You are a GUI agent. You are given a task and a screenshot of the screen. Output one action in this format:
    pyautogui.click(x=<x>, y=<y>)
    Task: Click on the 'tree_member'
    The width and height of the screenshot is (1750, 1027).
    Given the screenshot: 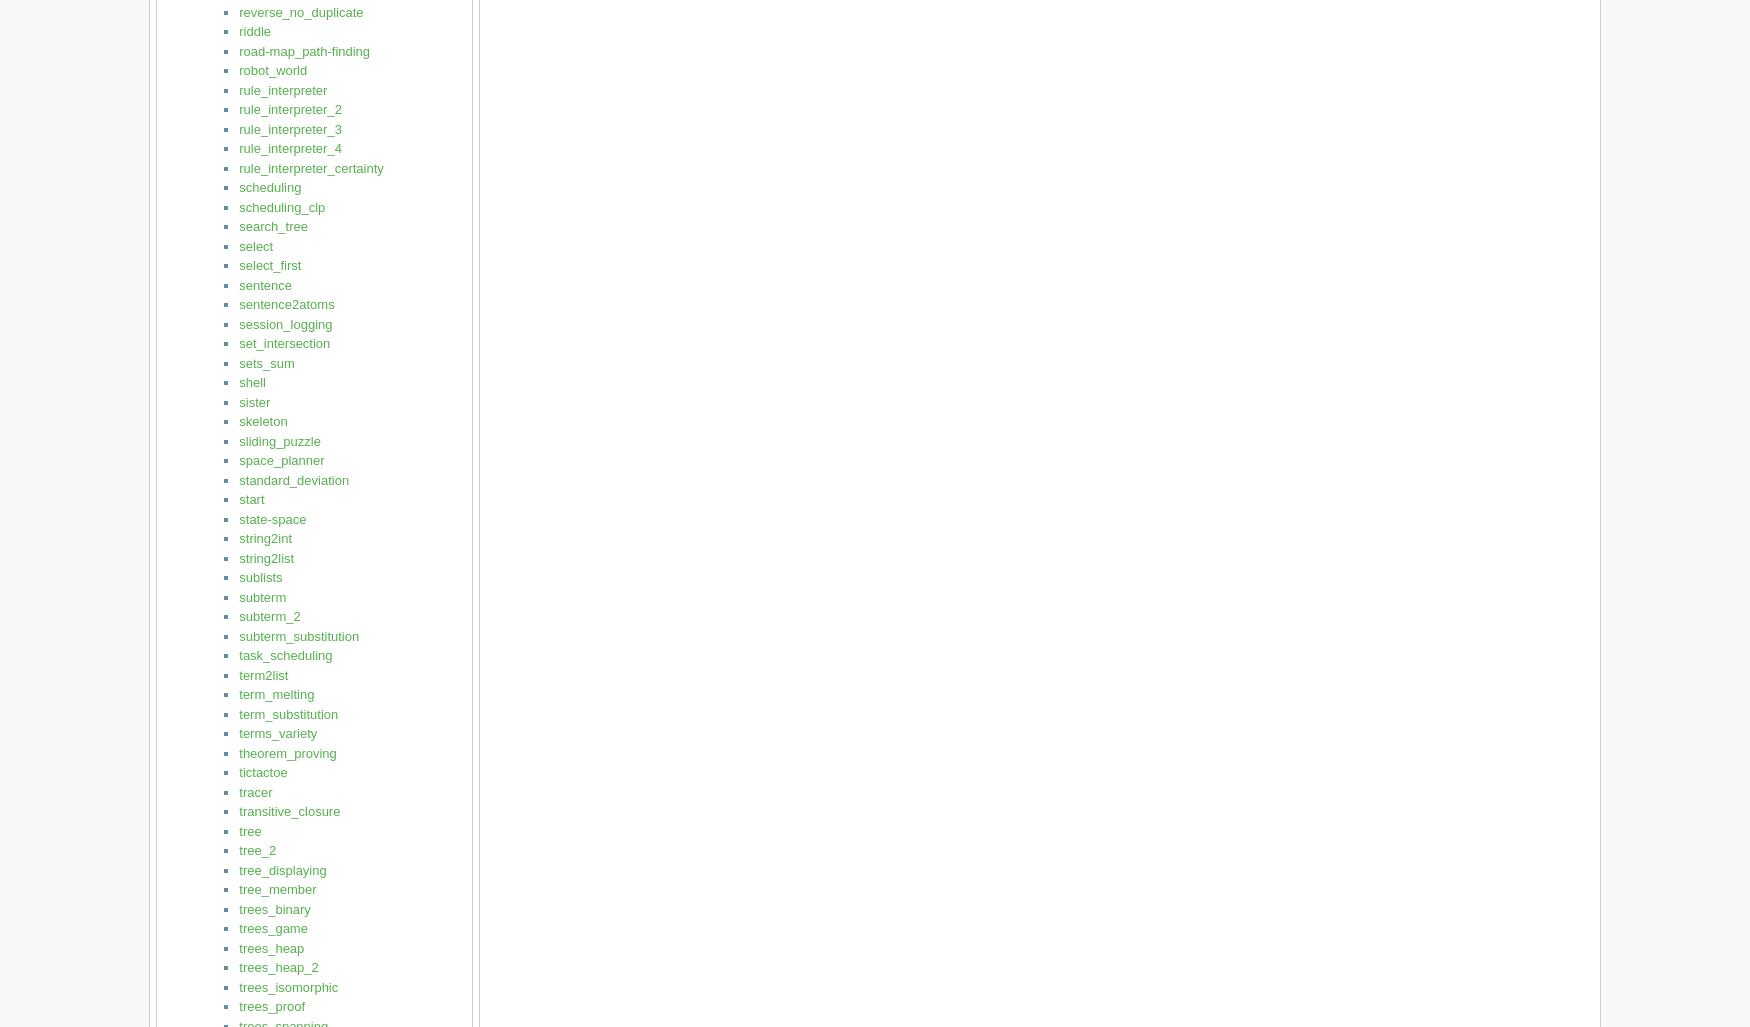 What is the action you would take?
    pyautogui.click(x=276, y=888)
    